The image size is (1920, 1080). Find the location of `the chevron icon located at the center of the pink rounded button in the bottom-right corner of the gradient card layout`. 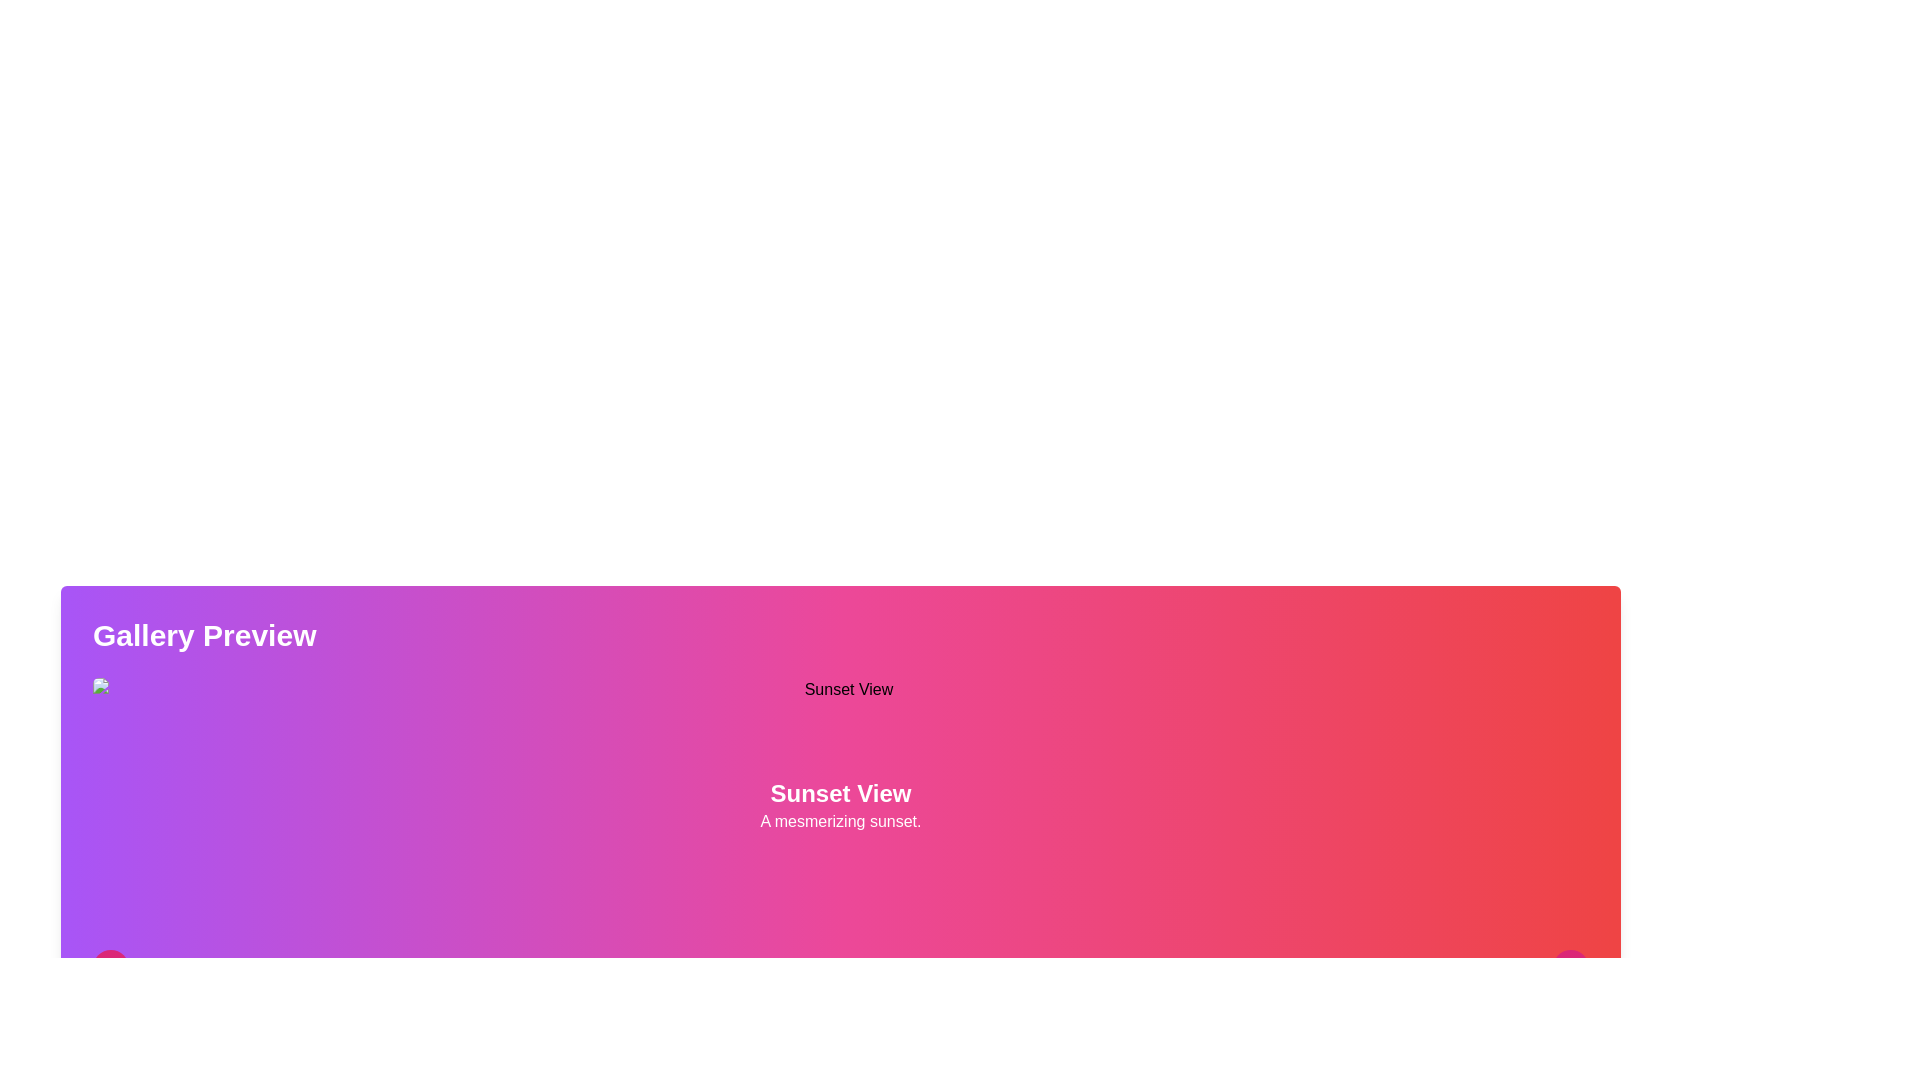

the chevron icon located at the center of the pink rounded button in the bottom-right corner of the gradient card layout is located at coordinates (1569, 967).